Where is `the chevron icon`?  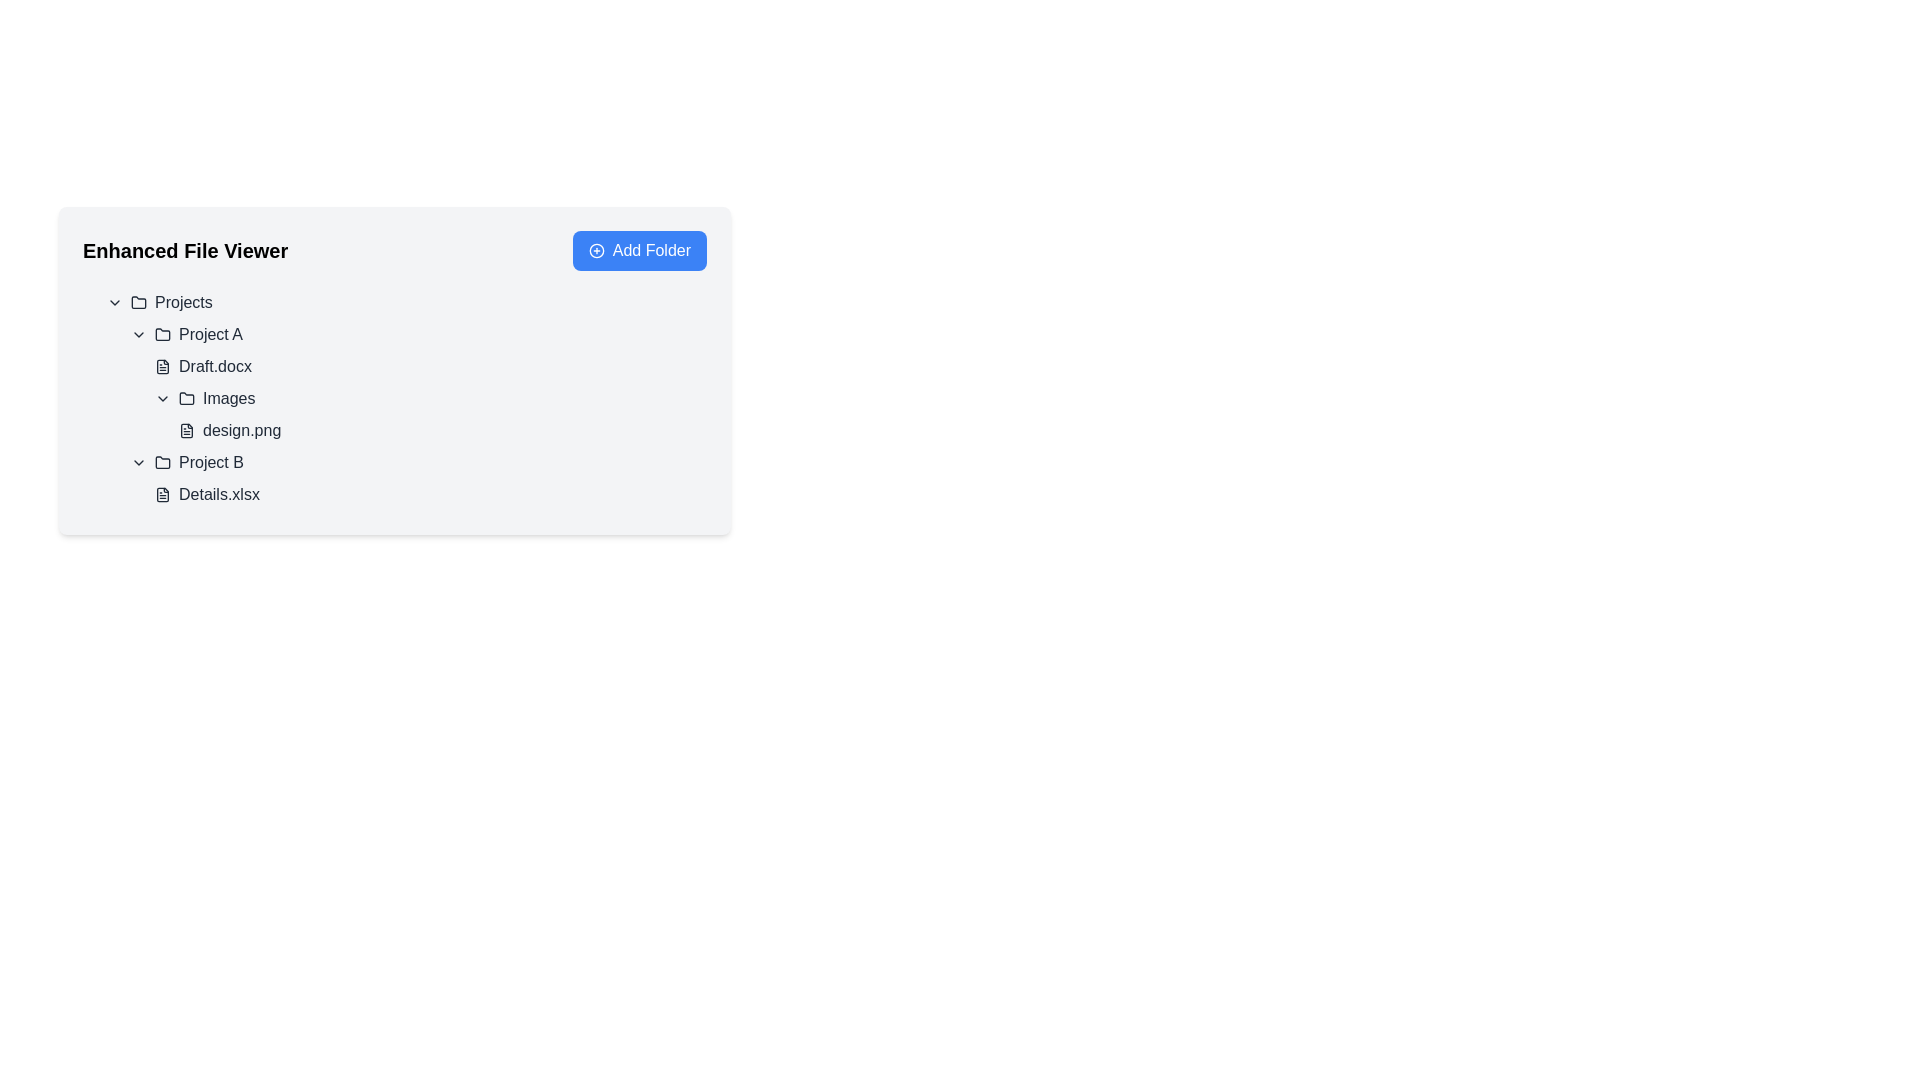 the chevron icon is located at coordinates (138, 462).